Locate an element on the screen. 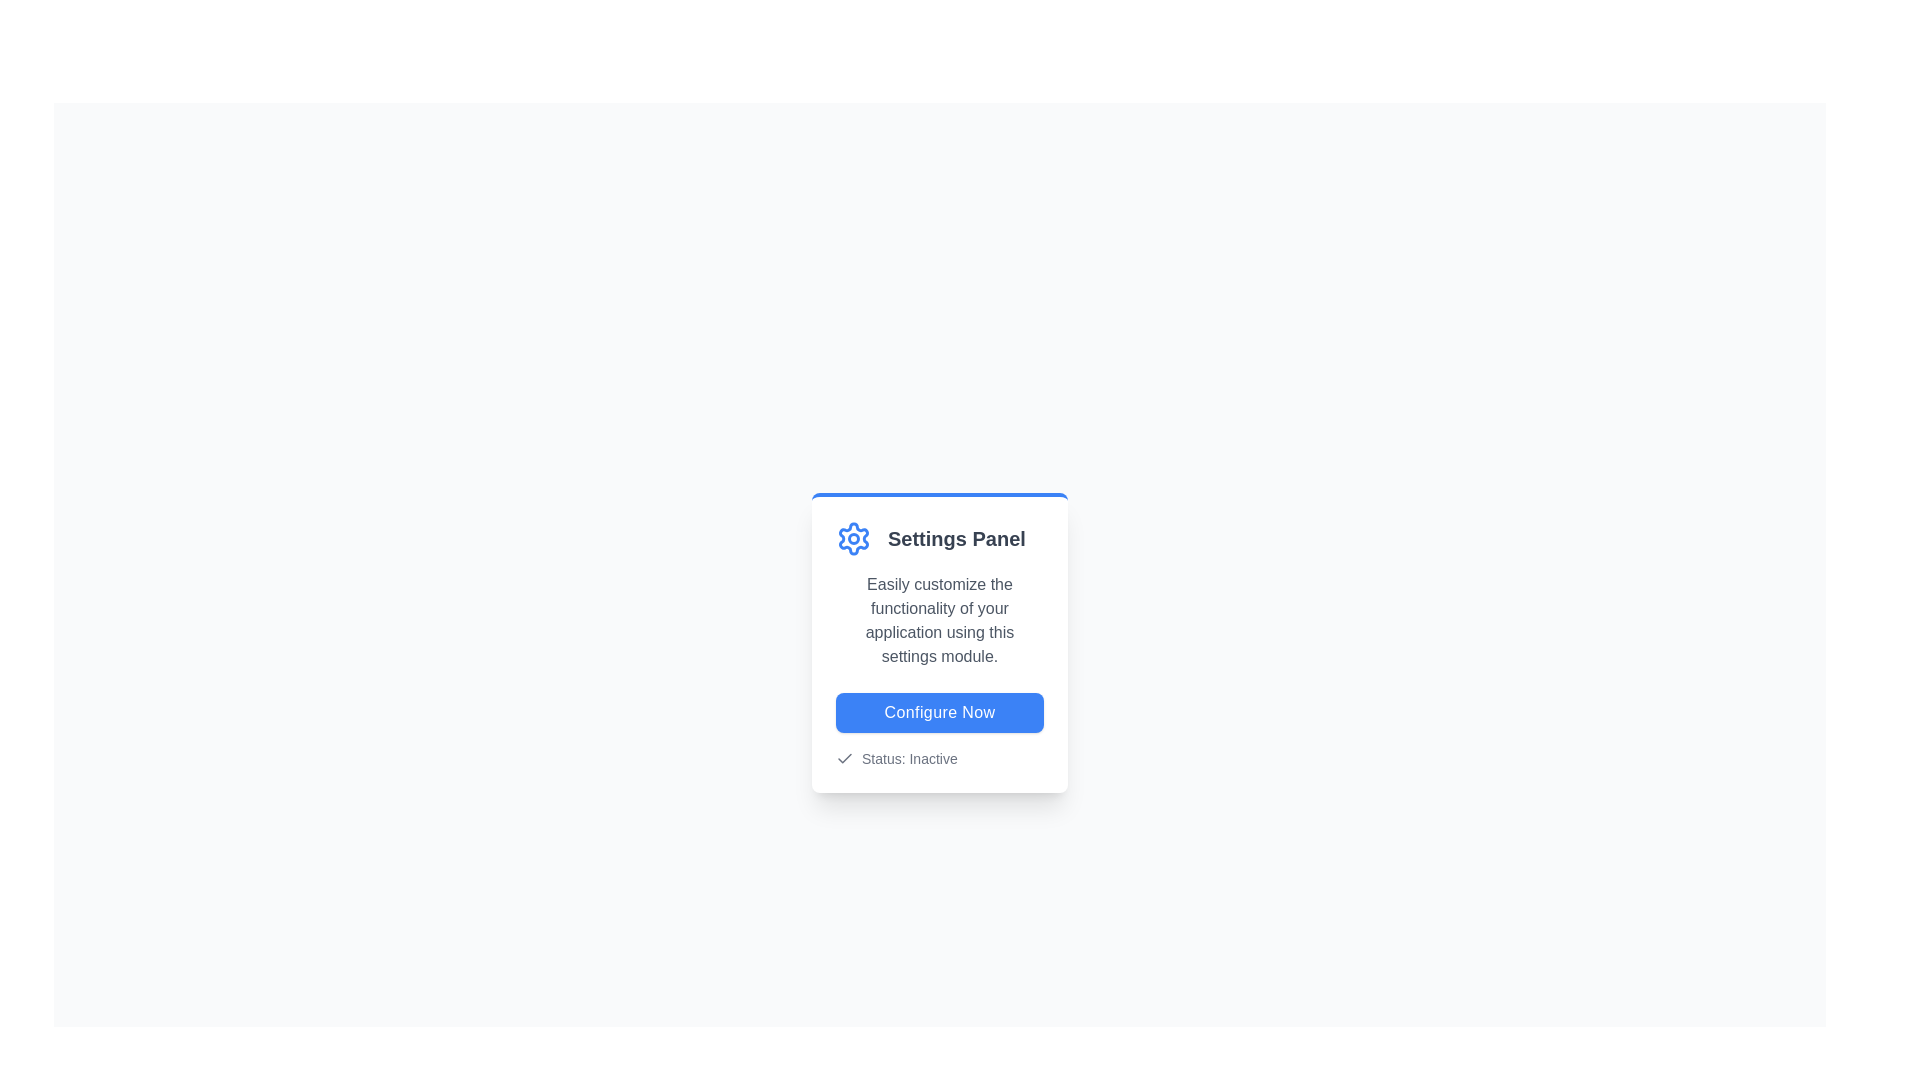  the blue settings gear icon located at the top left of the 'Settings Panel' card is located at coordinates (854, 538).